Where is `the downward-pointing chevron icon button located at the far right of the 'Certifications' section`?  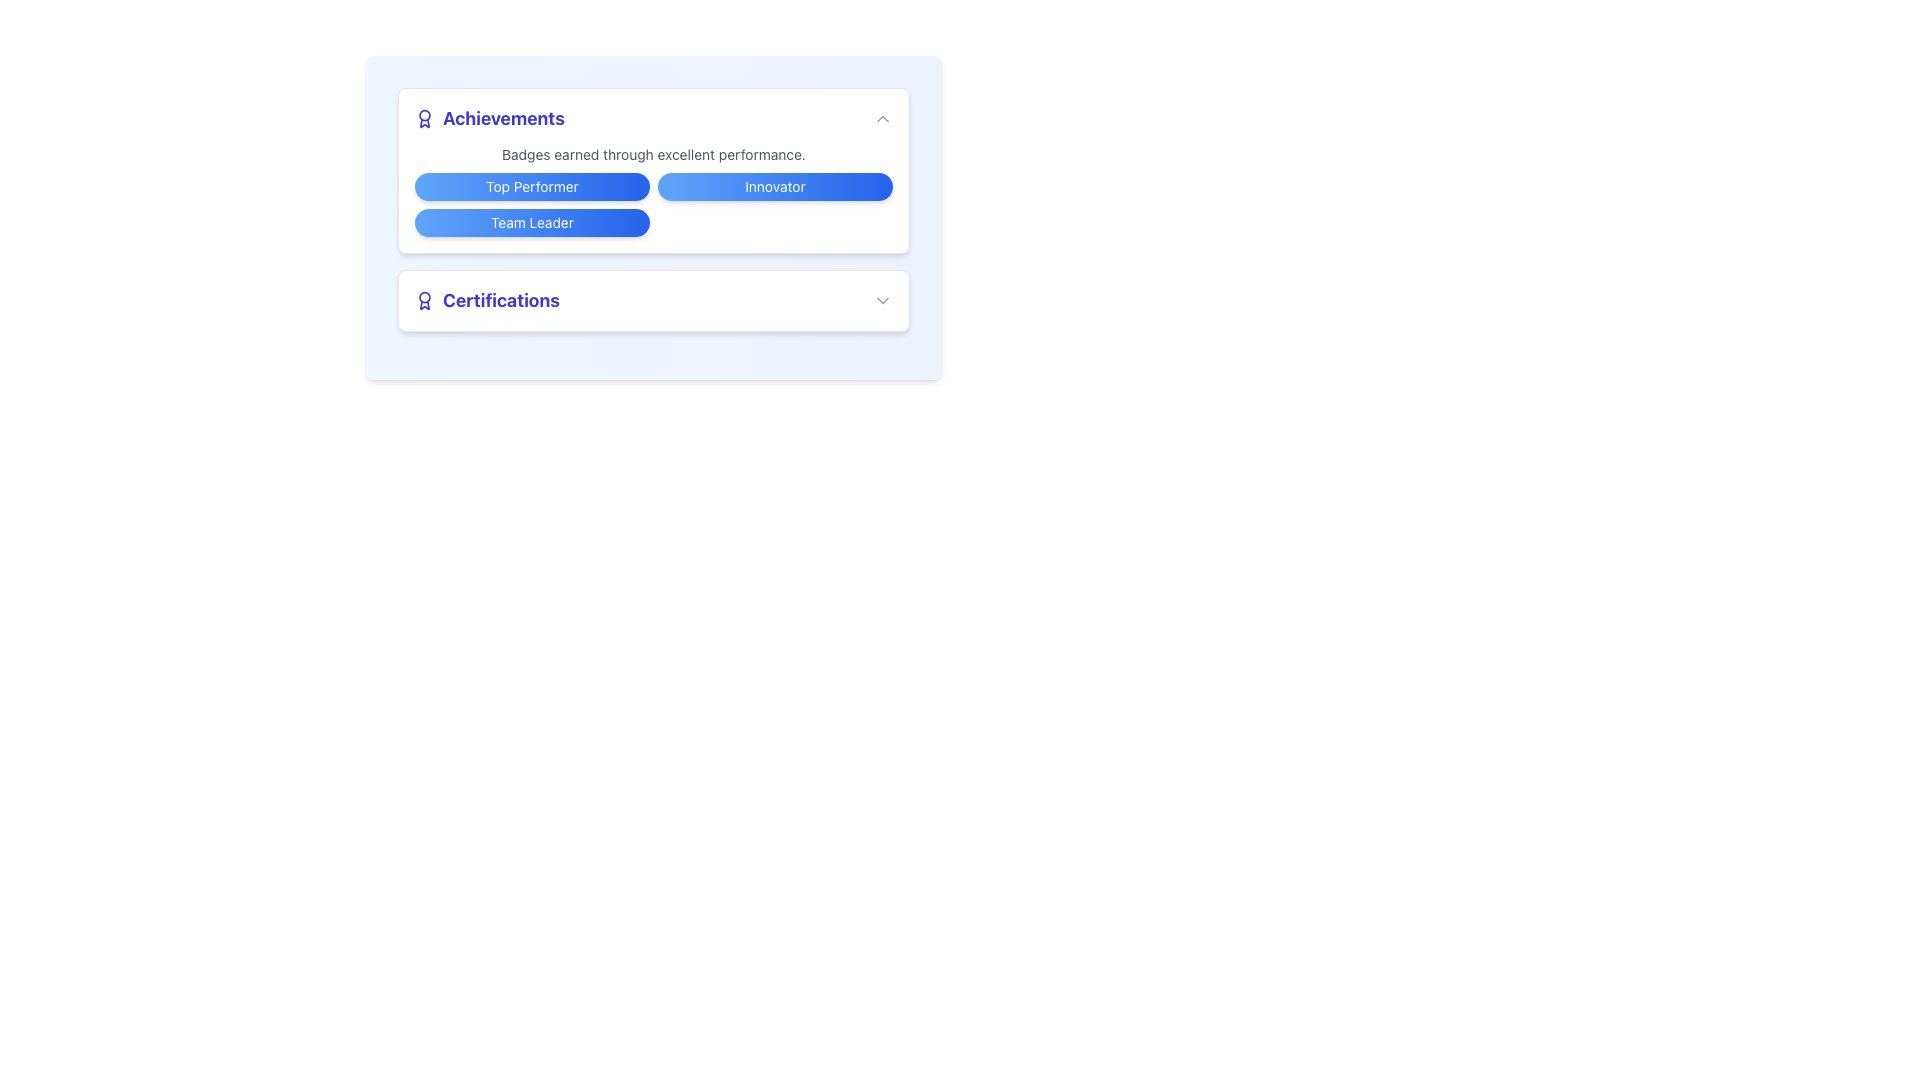 the downward-pointing chevron icon button located at the far right of the 'Certifications' section is located at coordinates (882, 300).